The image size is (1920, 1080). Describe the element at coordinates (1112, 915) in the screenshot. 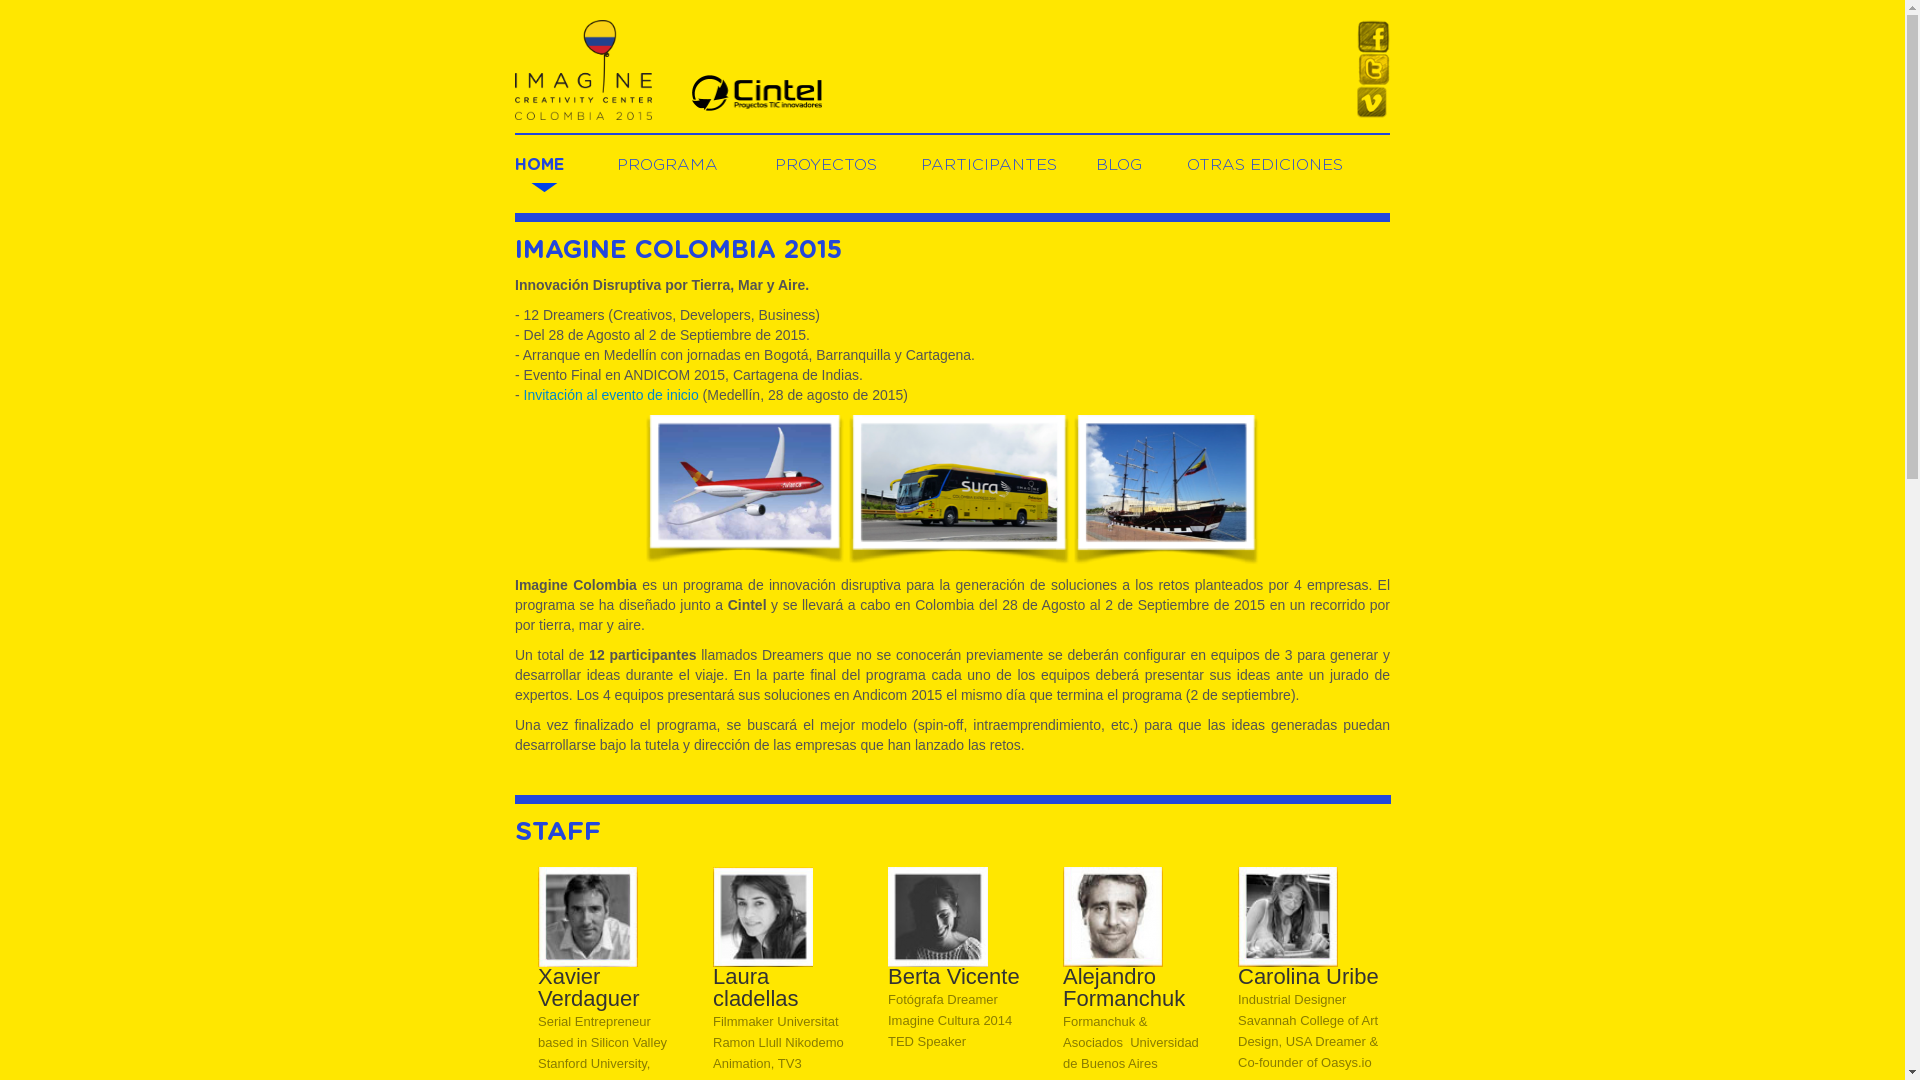

I see `'Alejandro Formanchuk'` at that location.